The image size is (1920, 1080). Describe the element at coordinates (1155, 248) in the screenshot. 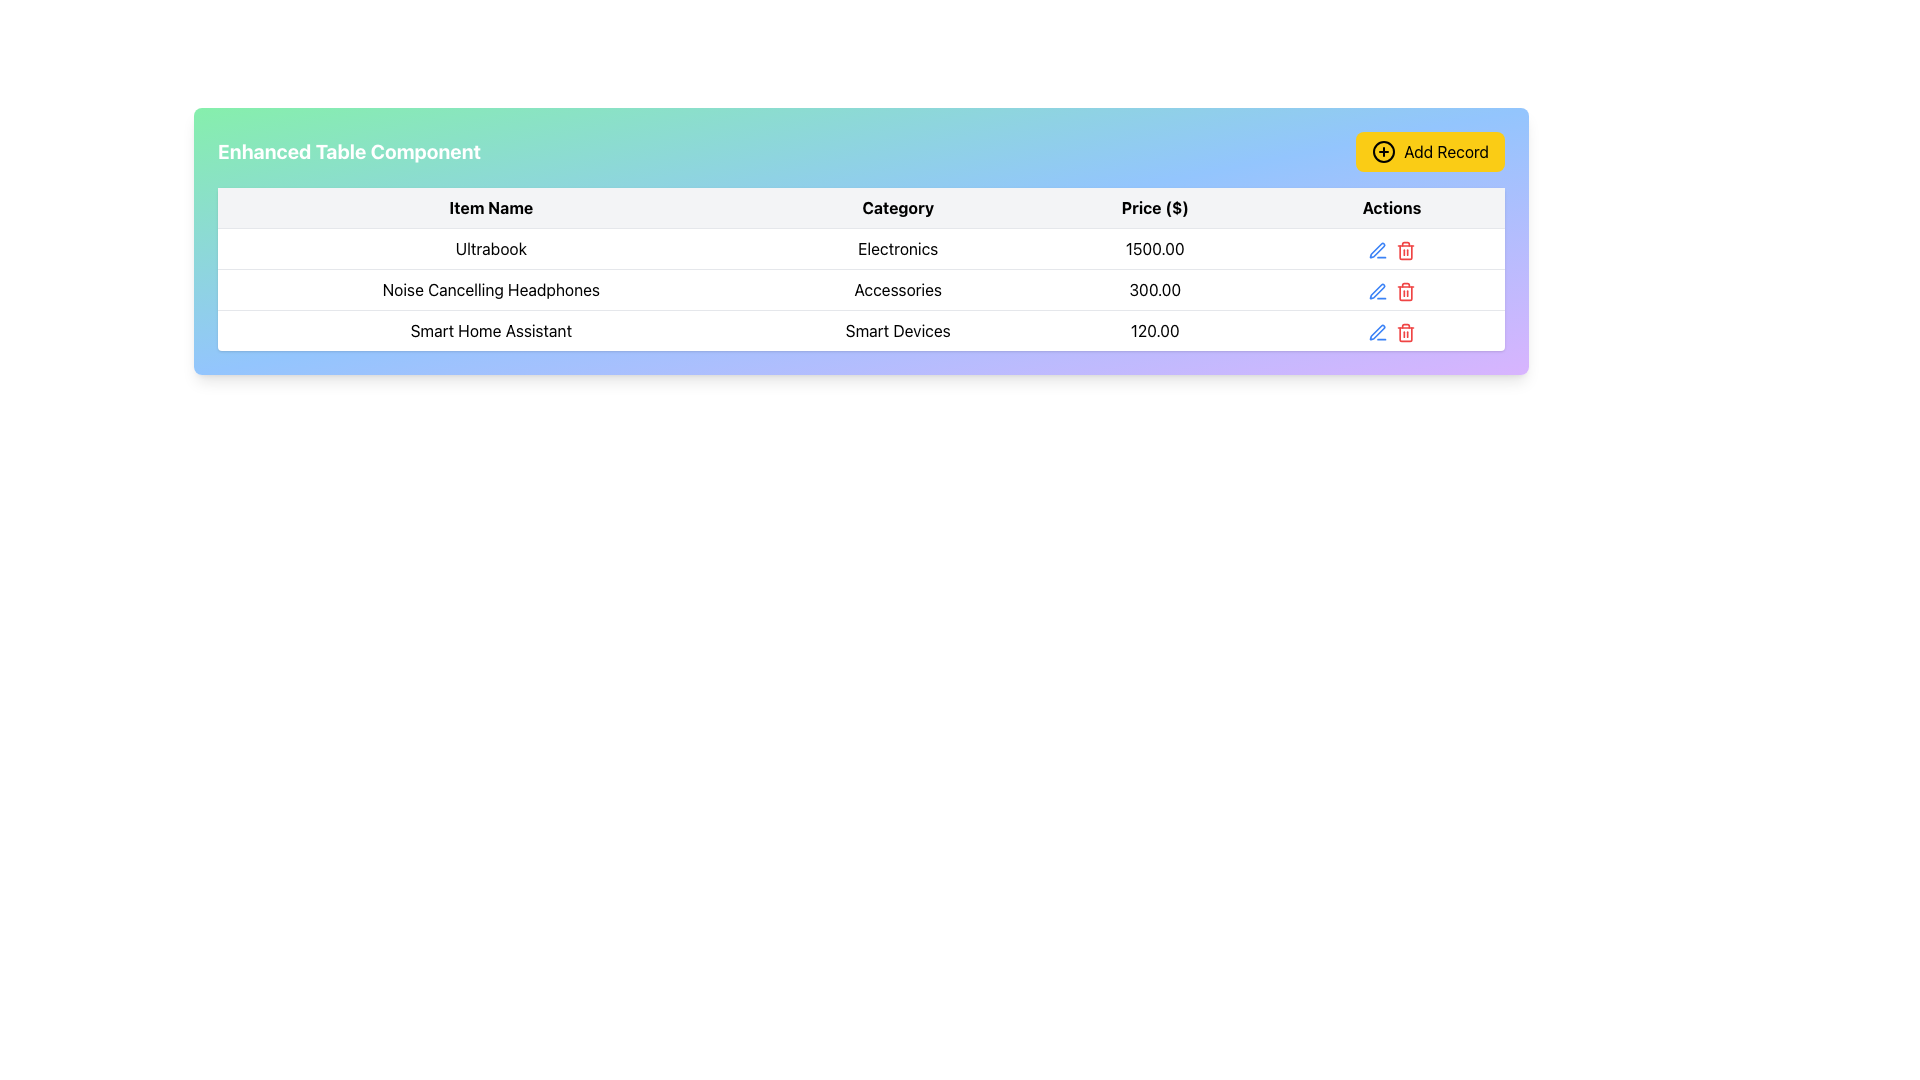

I see `the price text displaying '1500.00' in the Electronics table row, which is centered in its cell under the 'Price ($)' column` at that location.